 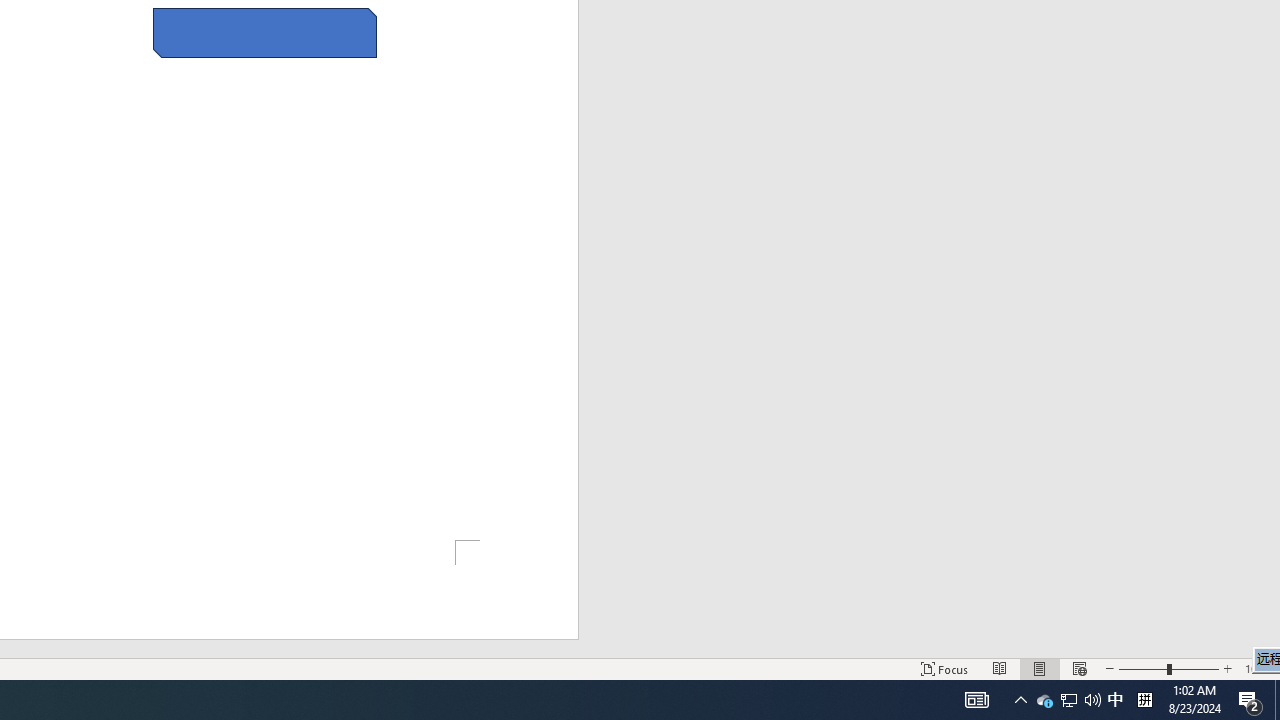 I want to click on 'Rectangle: Diagonal Corners Snipped 2', so click(x=264, y=33).